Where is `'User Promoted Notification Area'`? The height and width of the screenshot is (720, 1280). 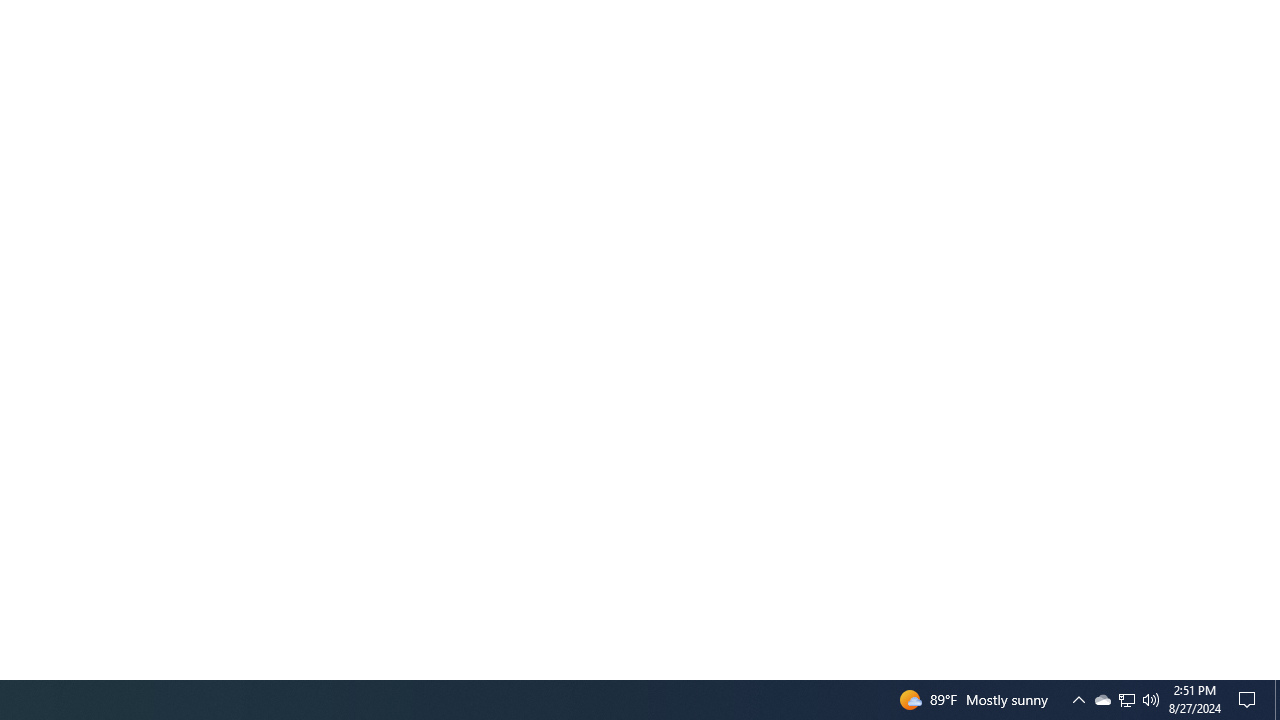
'User Promoted Notification Area' is located at coordinates (1078, 698).